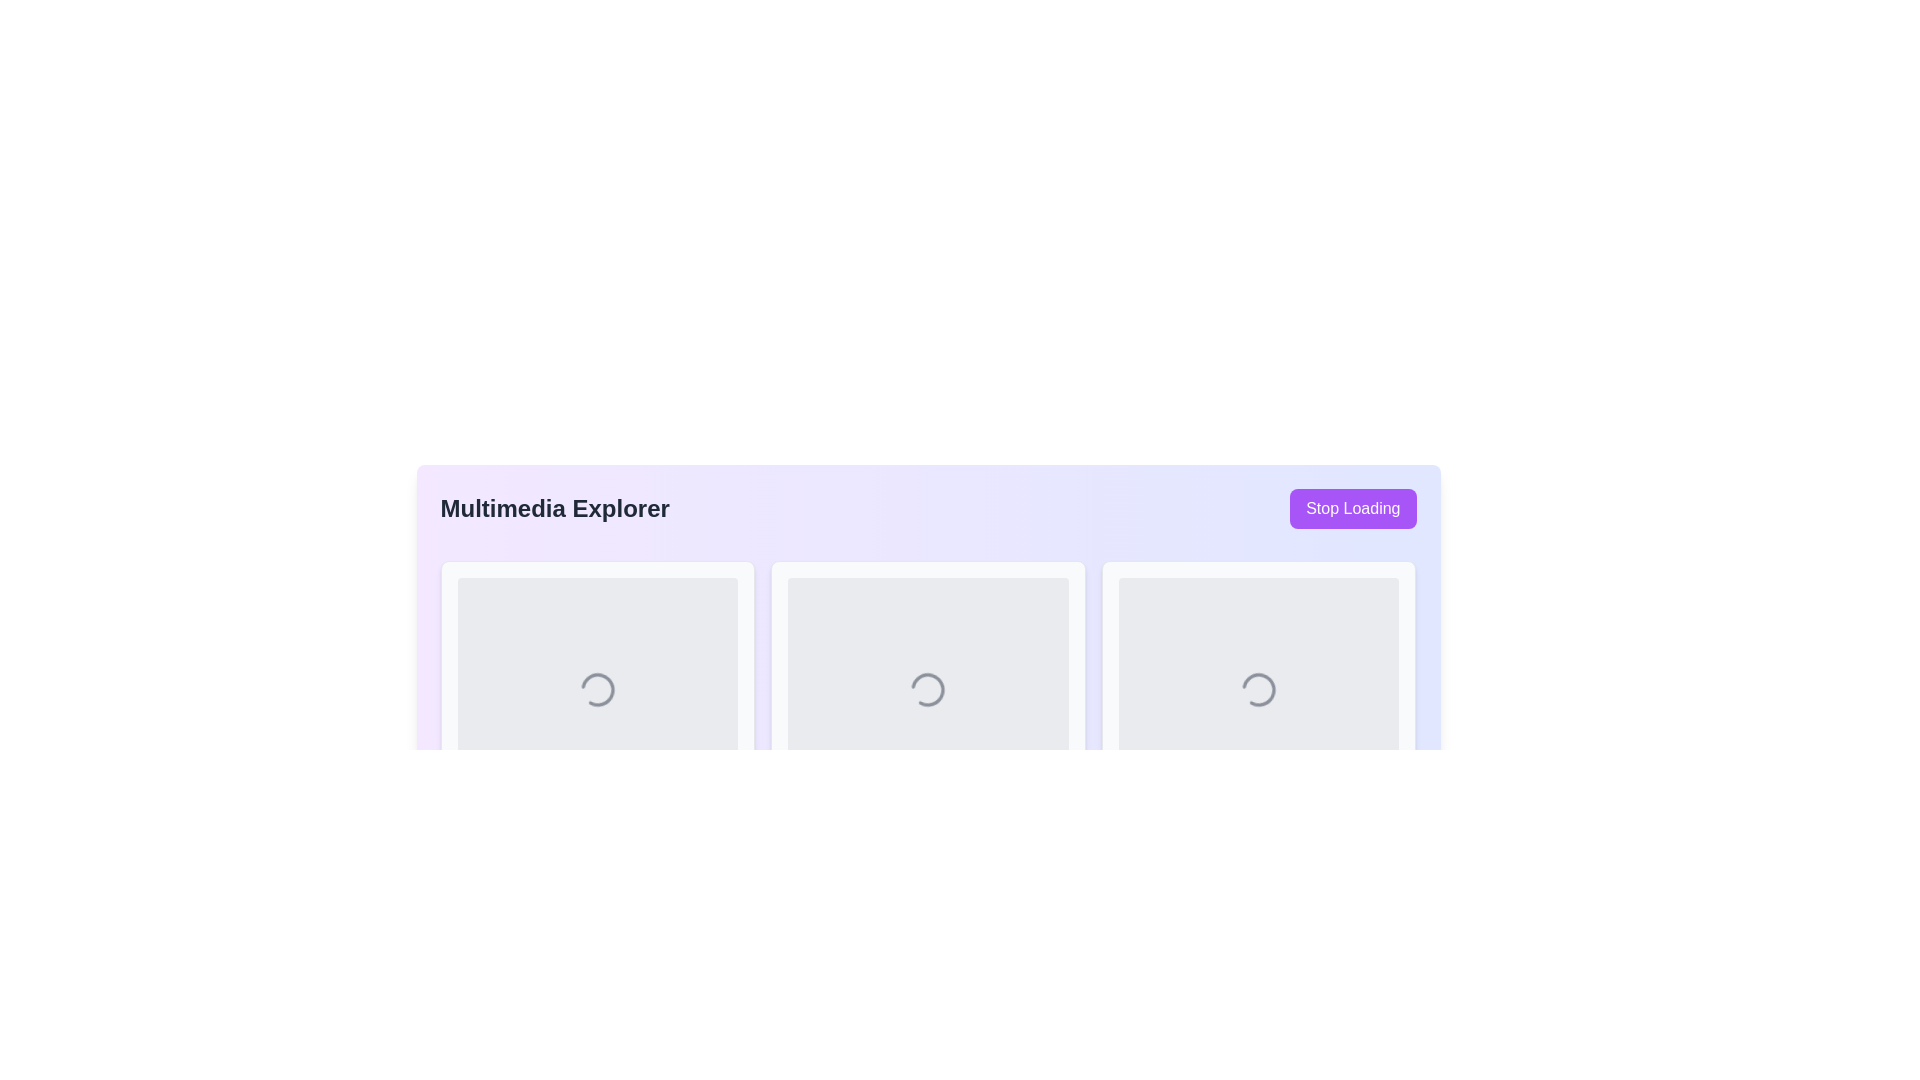 Image resolution: width=1920 pixels, height=1080 pixels. Describe the element at coordinates (555, 508) in the screenshot. I see `the Text Label that displays 'Multimedia Explorer', which is styled with a large, bold font in dark gray, located centrally on the top row of the interface` at that location.